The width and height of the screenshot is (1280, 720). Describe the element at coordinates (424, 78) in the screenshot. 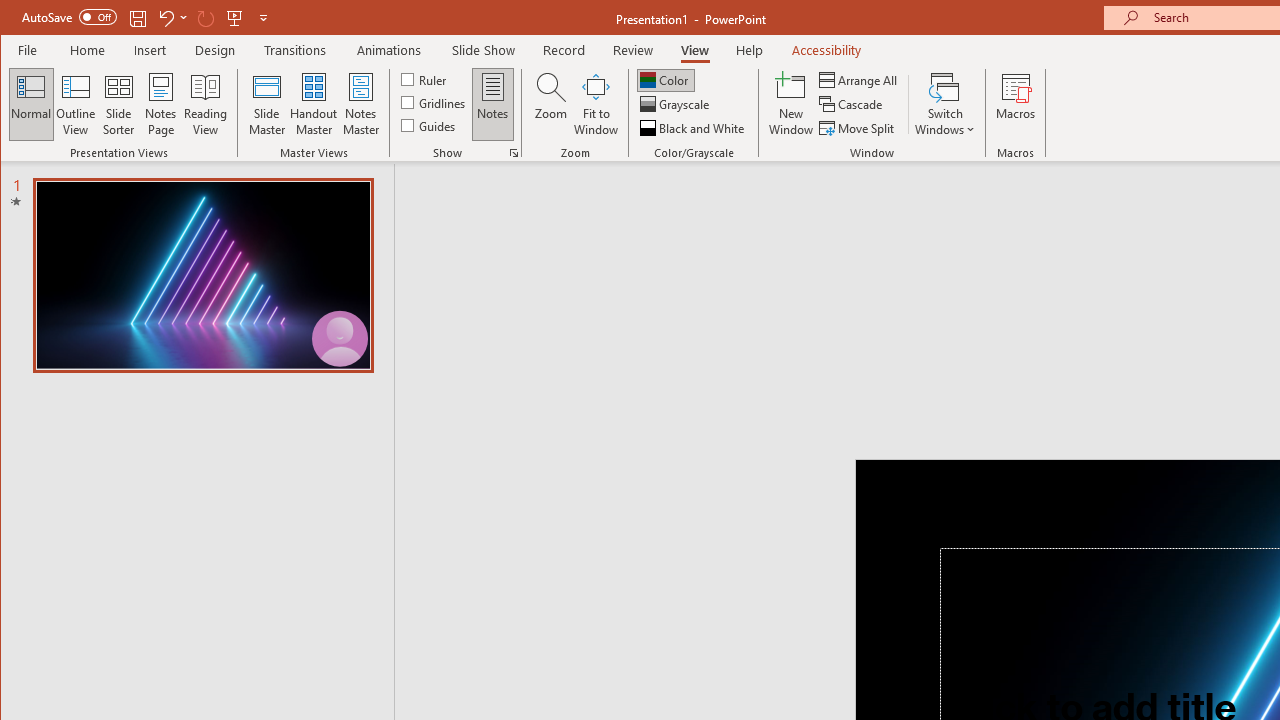

I see `'Ruler'` at that location.